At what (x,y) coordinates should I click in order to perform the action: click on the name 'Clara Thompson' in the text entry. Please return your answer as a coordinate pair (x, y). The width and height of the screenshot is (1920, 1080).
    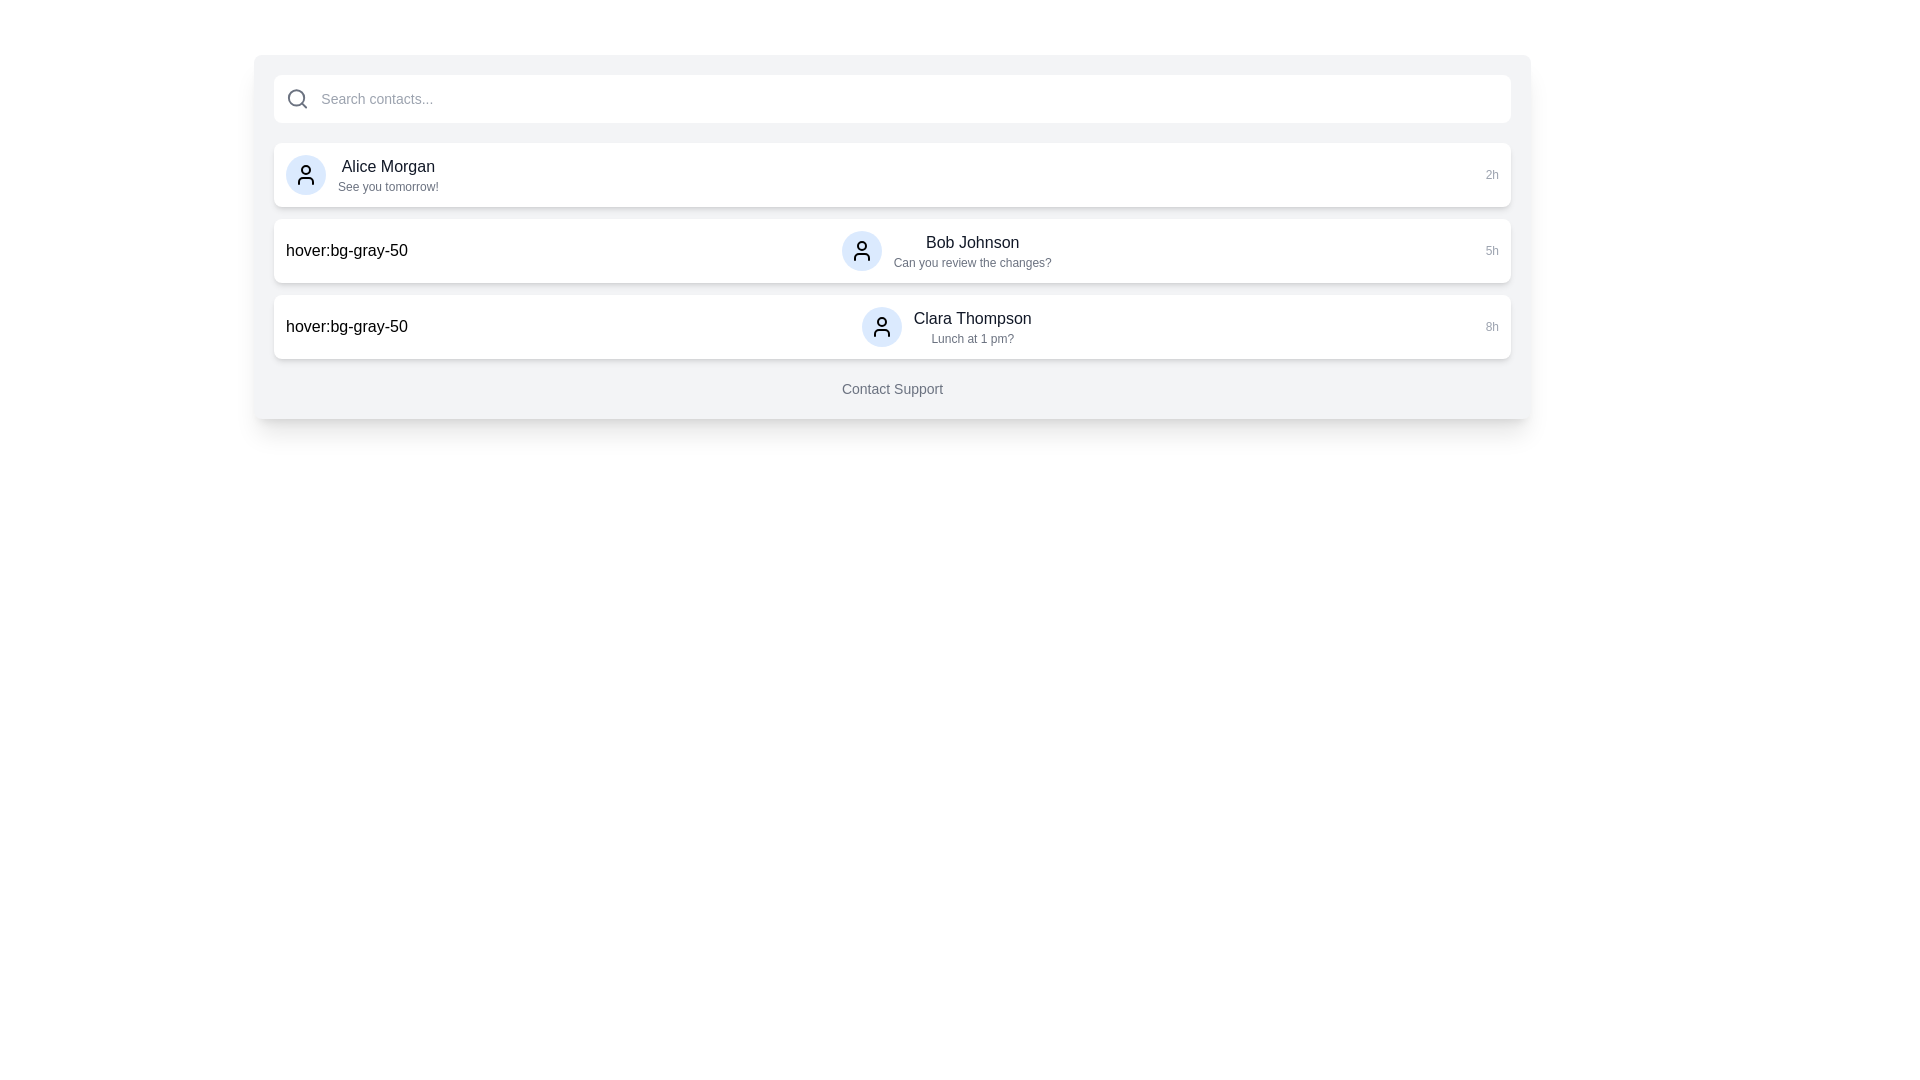
    Looking at the image, I should click on (972, 326).